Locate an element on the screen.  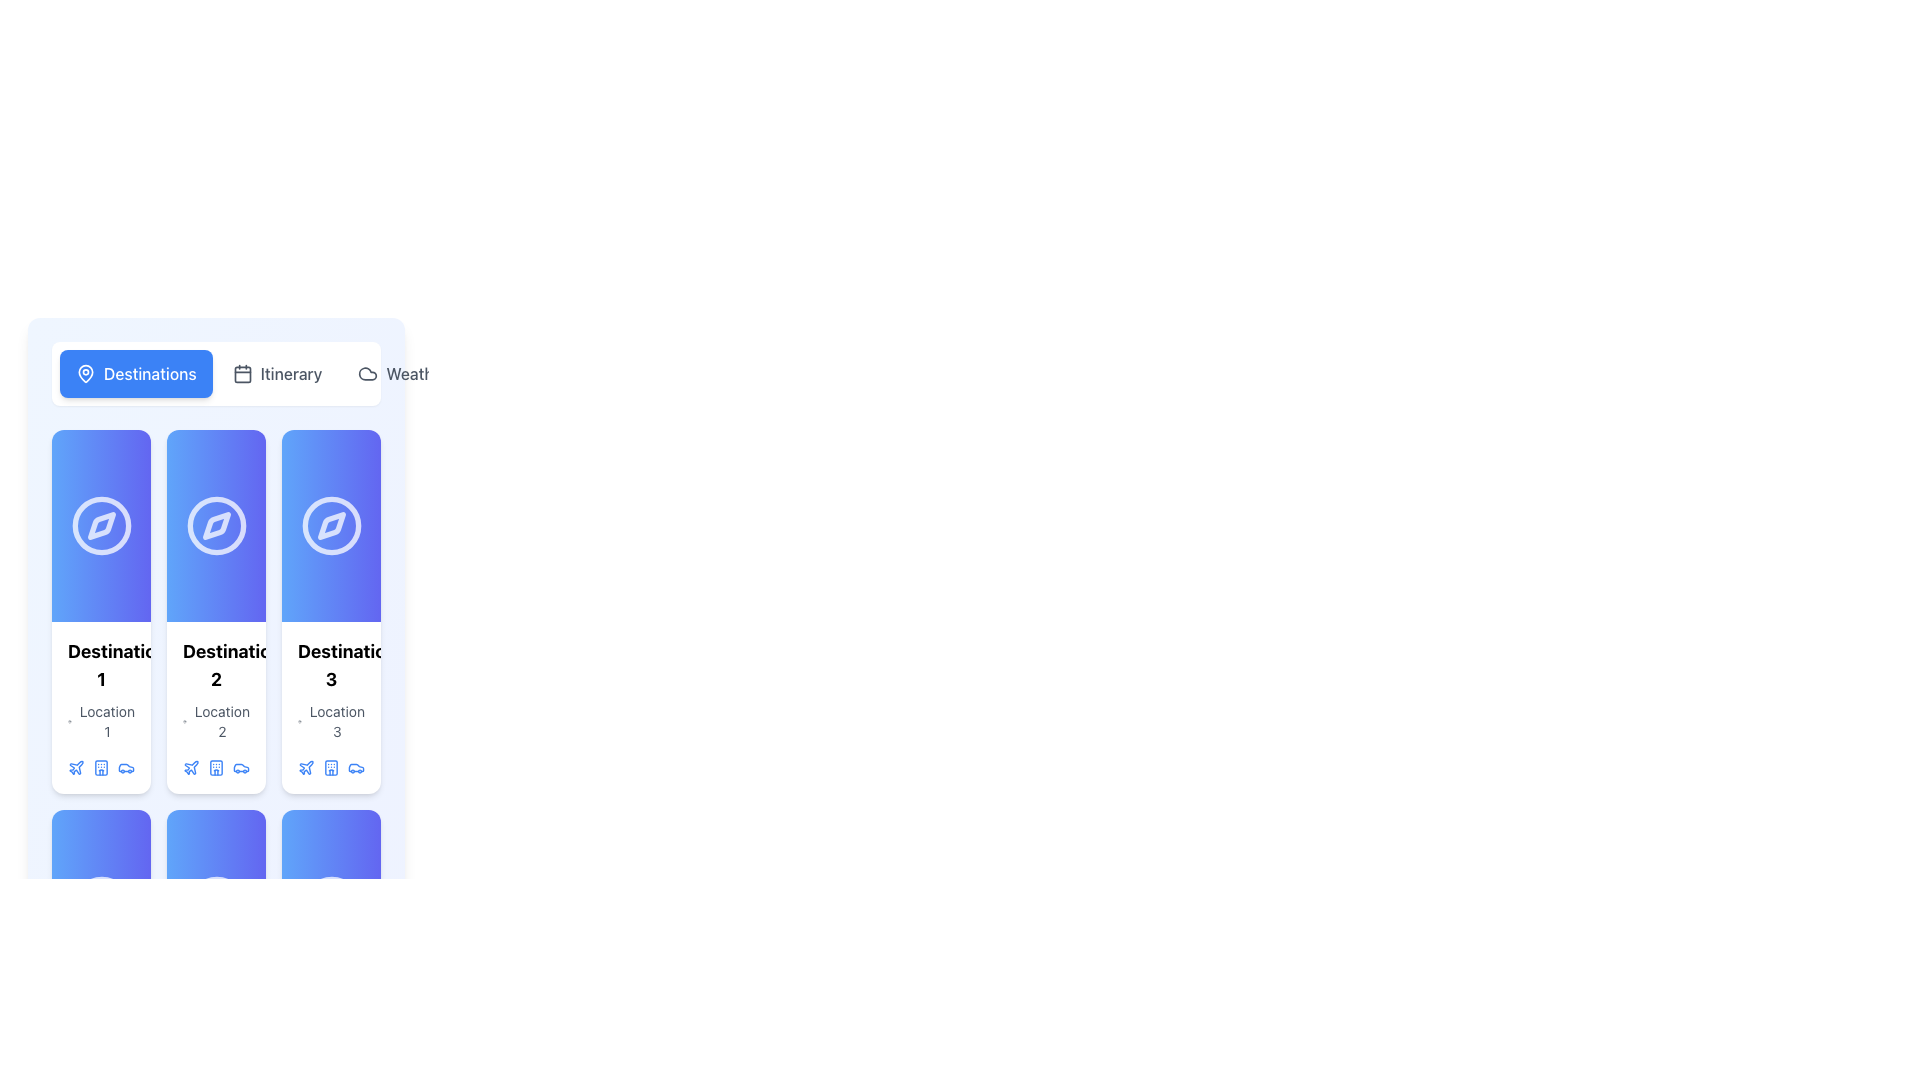
the text block displaying the name and location of a travel destination, which is part of the third card in a horizontally arranged list of cards is located at coordinates (331, 707).